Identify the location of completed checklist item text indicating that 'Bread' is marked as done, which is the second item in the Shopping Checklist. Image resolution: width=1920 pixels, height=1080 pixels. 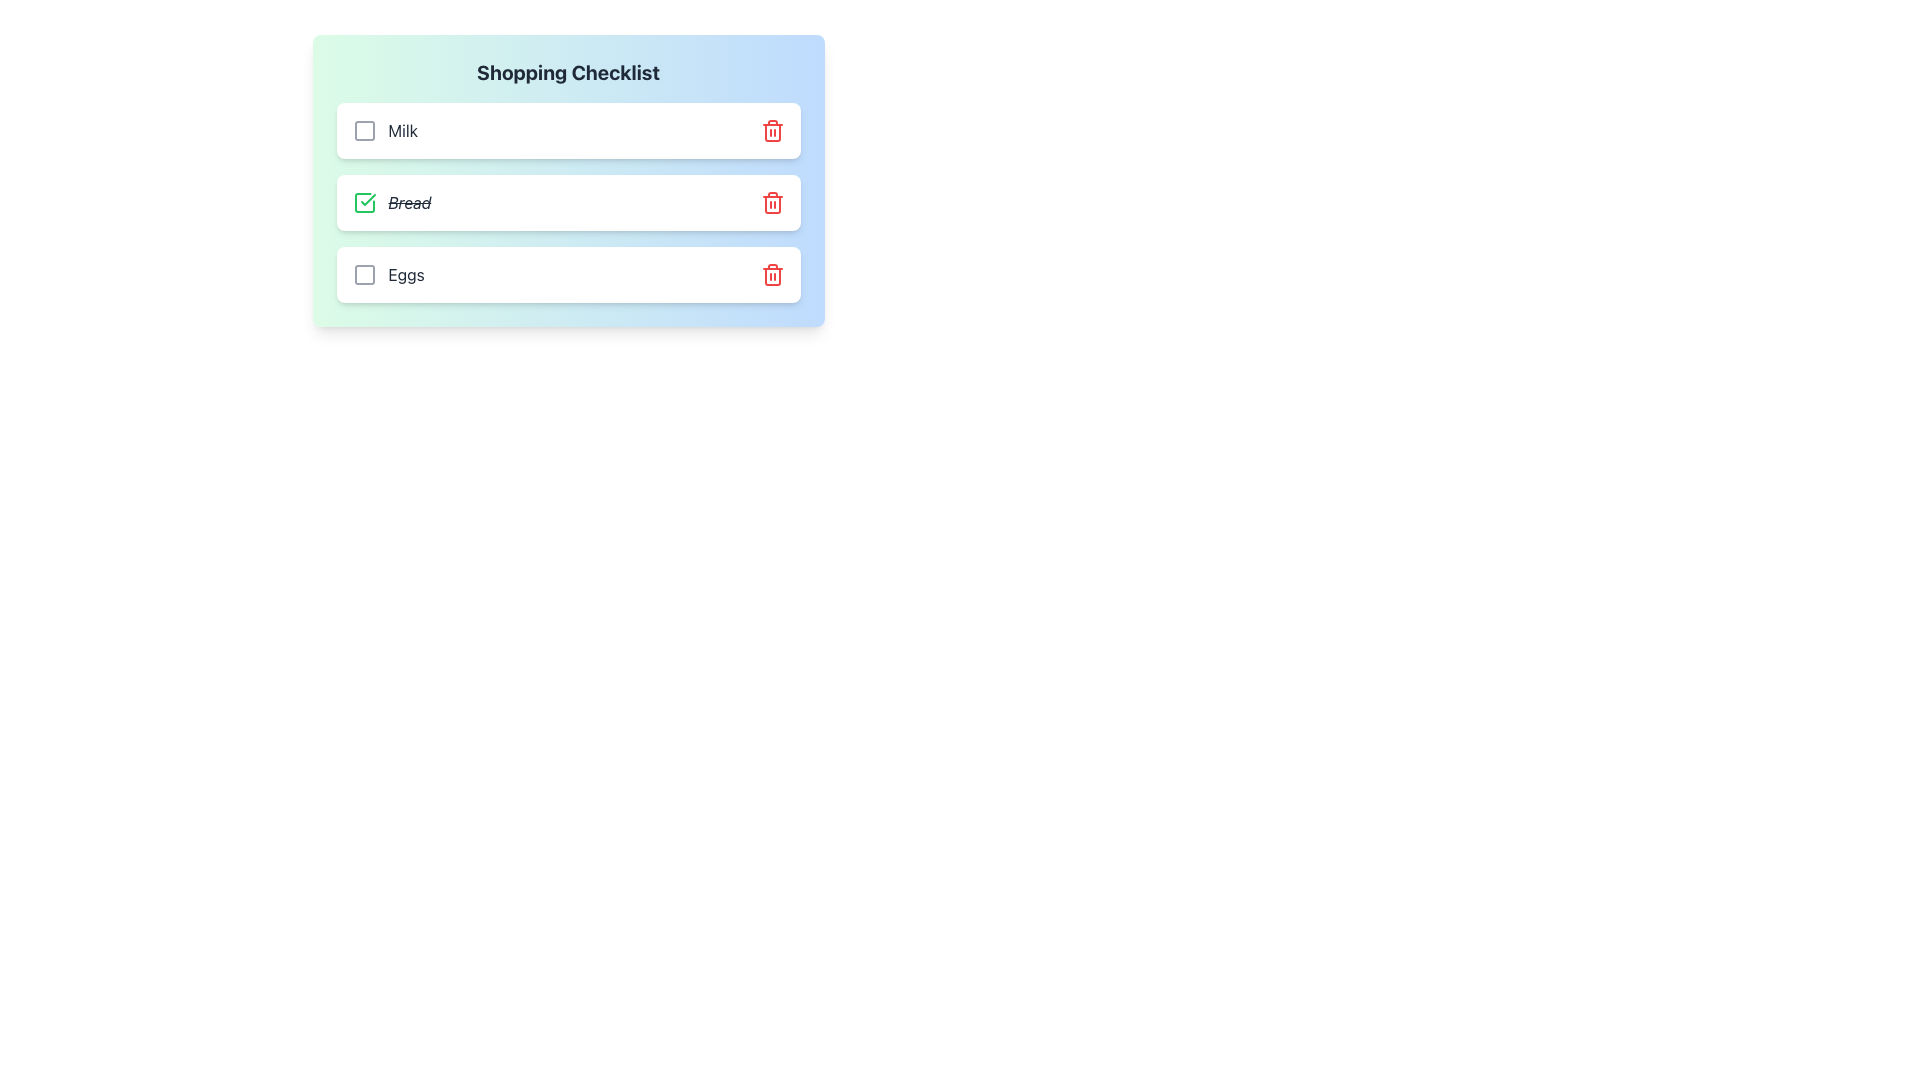
(391, 203).